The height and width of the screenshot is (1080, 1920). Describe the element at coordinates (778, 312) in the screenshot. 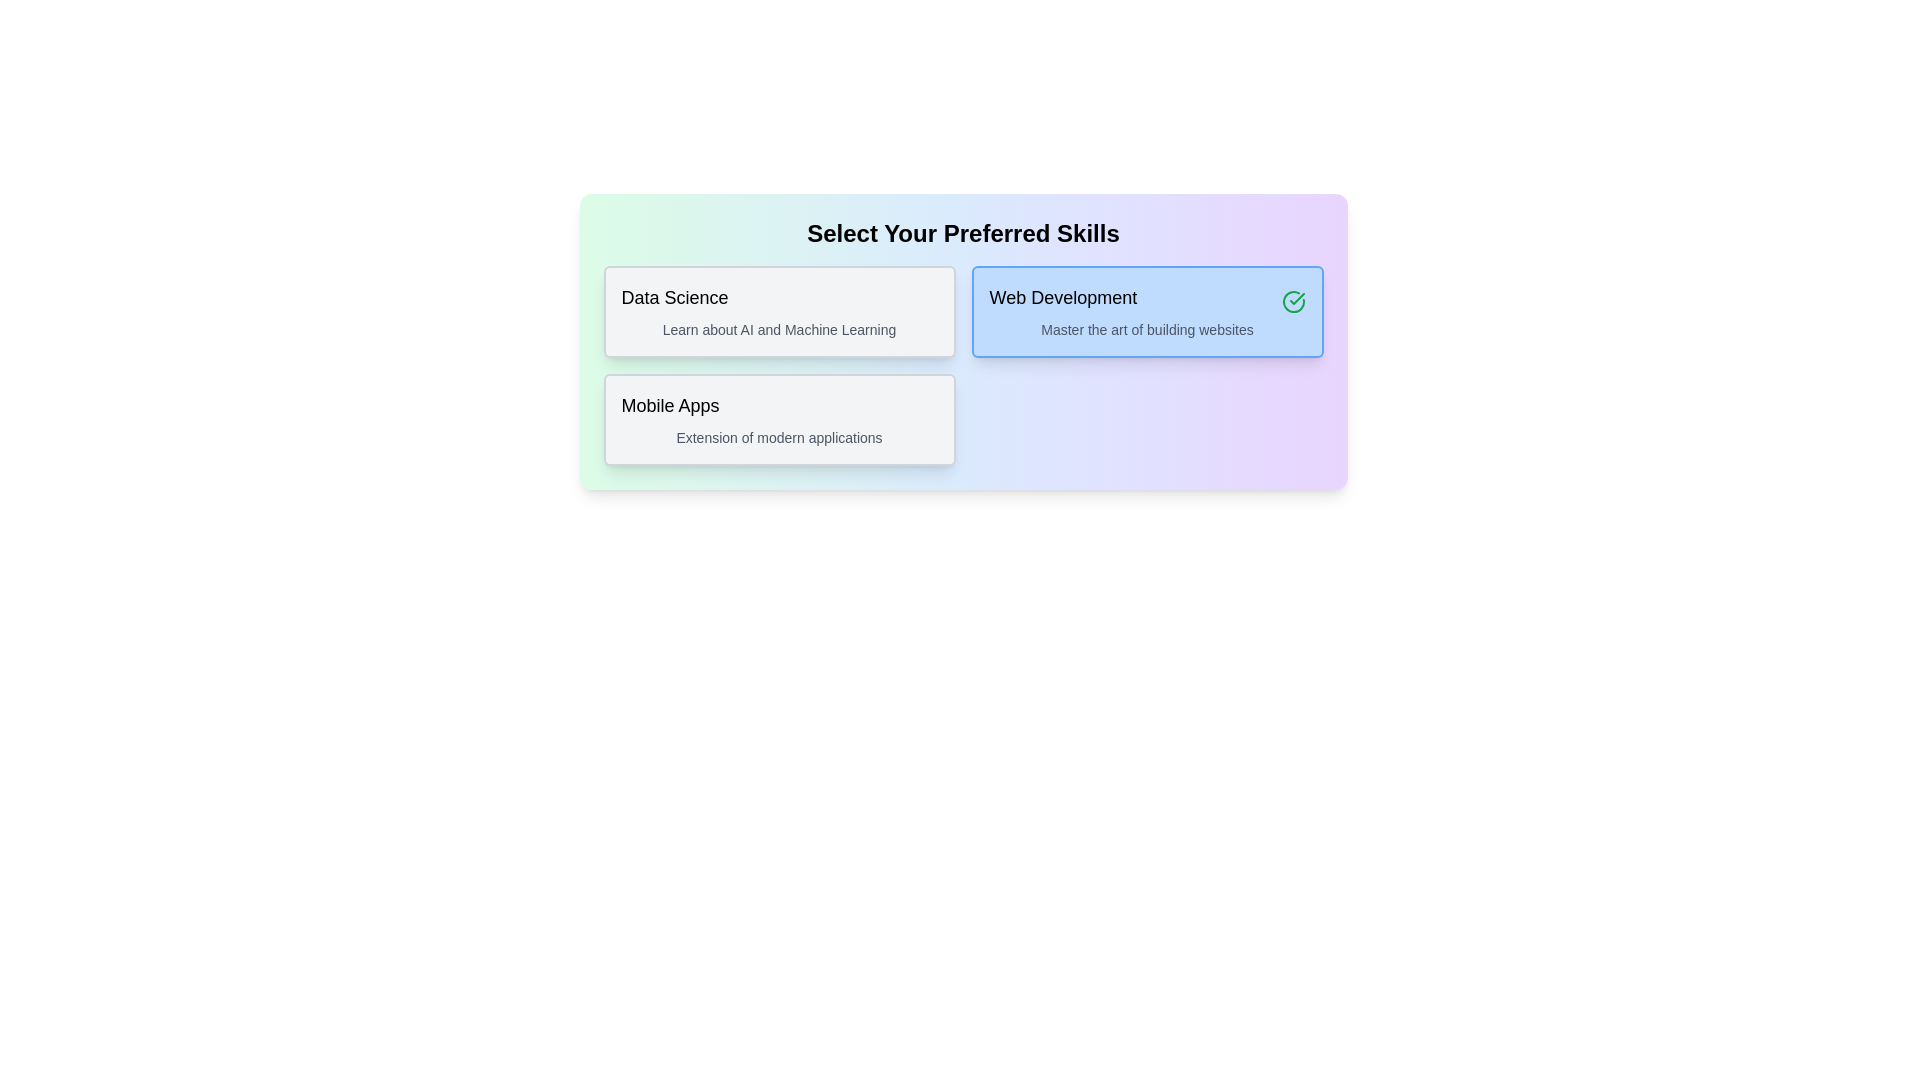

I see `the chip labeled Data Science to observe its hover effect` at that location.